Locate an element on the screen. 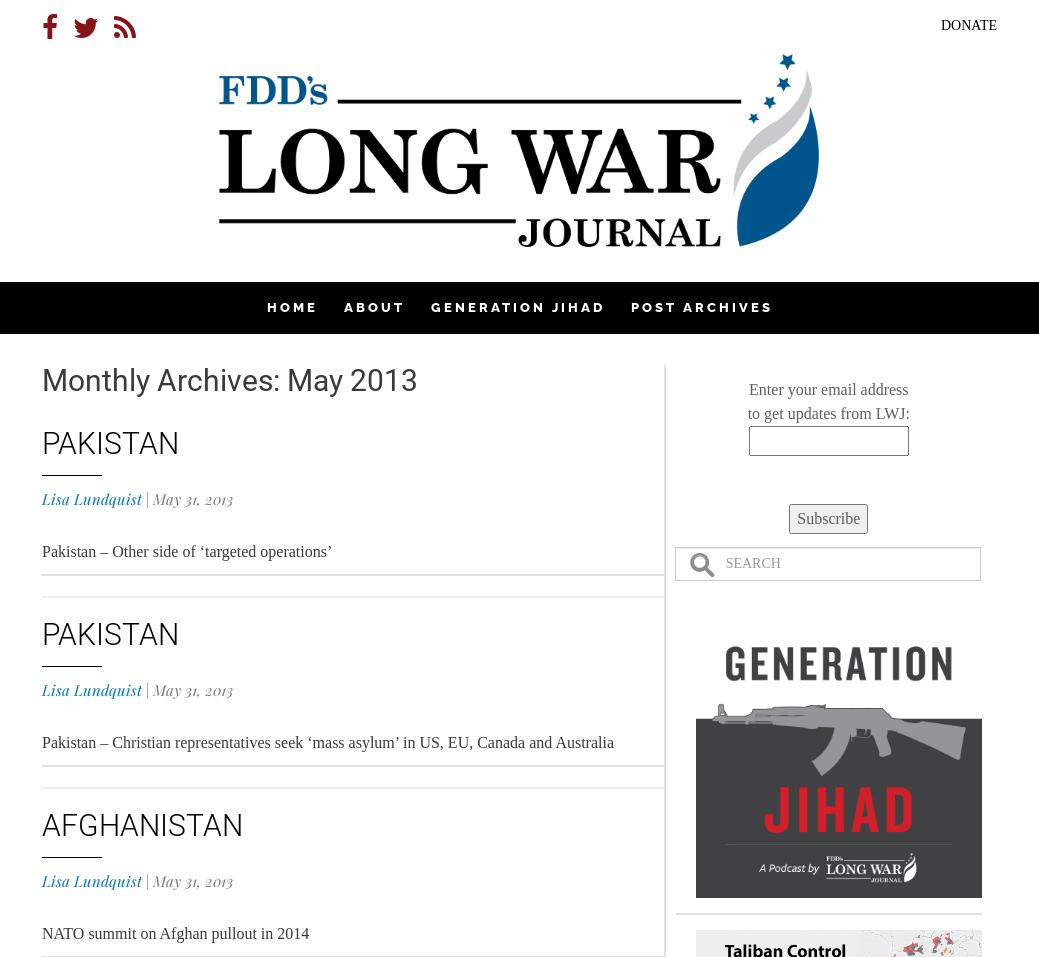 Image resolution: width=1039 pixels, height=957 pixels. 'Pakistan – Christian representatives seek ‘mass asylum’ in US, EU, Canada and Australia' is located at coordinates (328, 742).